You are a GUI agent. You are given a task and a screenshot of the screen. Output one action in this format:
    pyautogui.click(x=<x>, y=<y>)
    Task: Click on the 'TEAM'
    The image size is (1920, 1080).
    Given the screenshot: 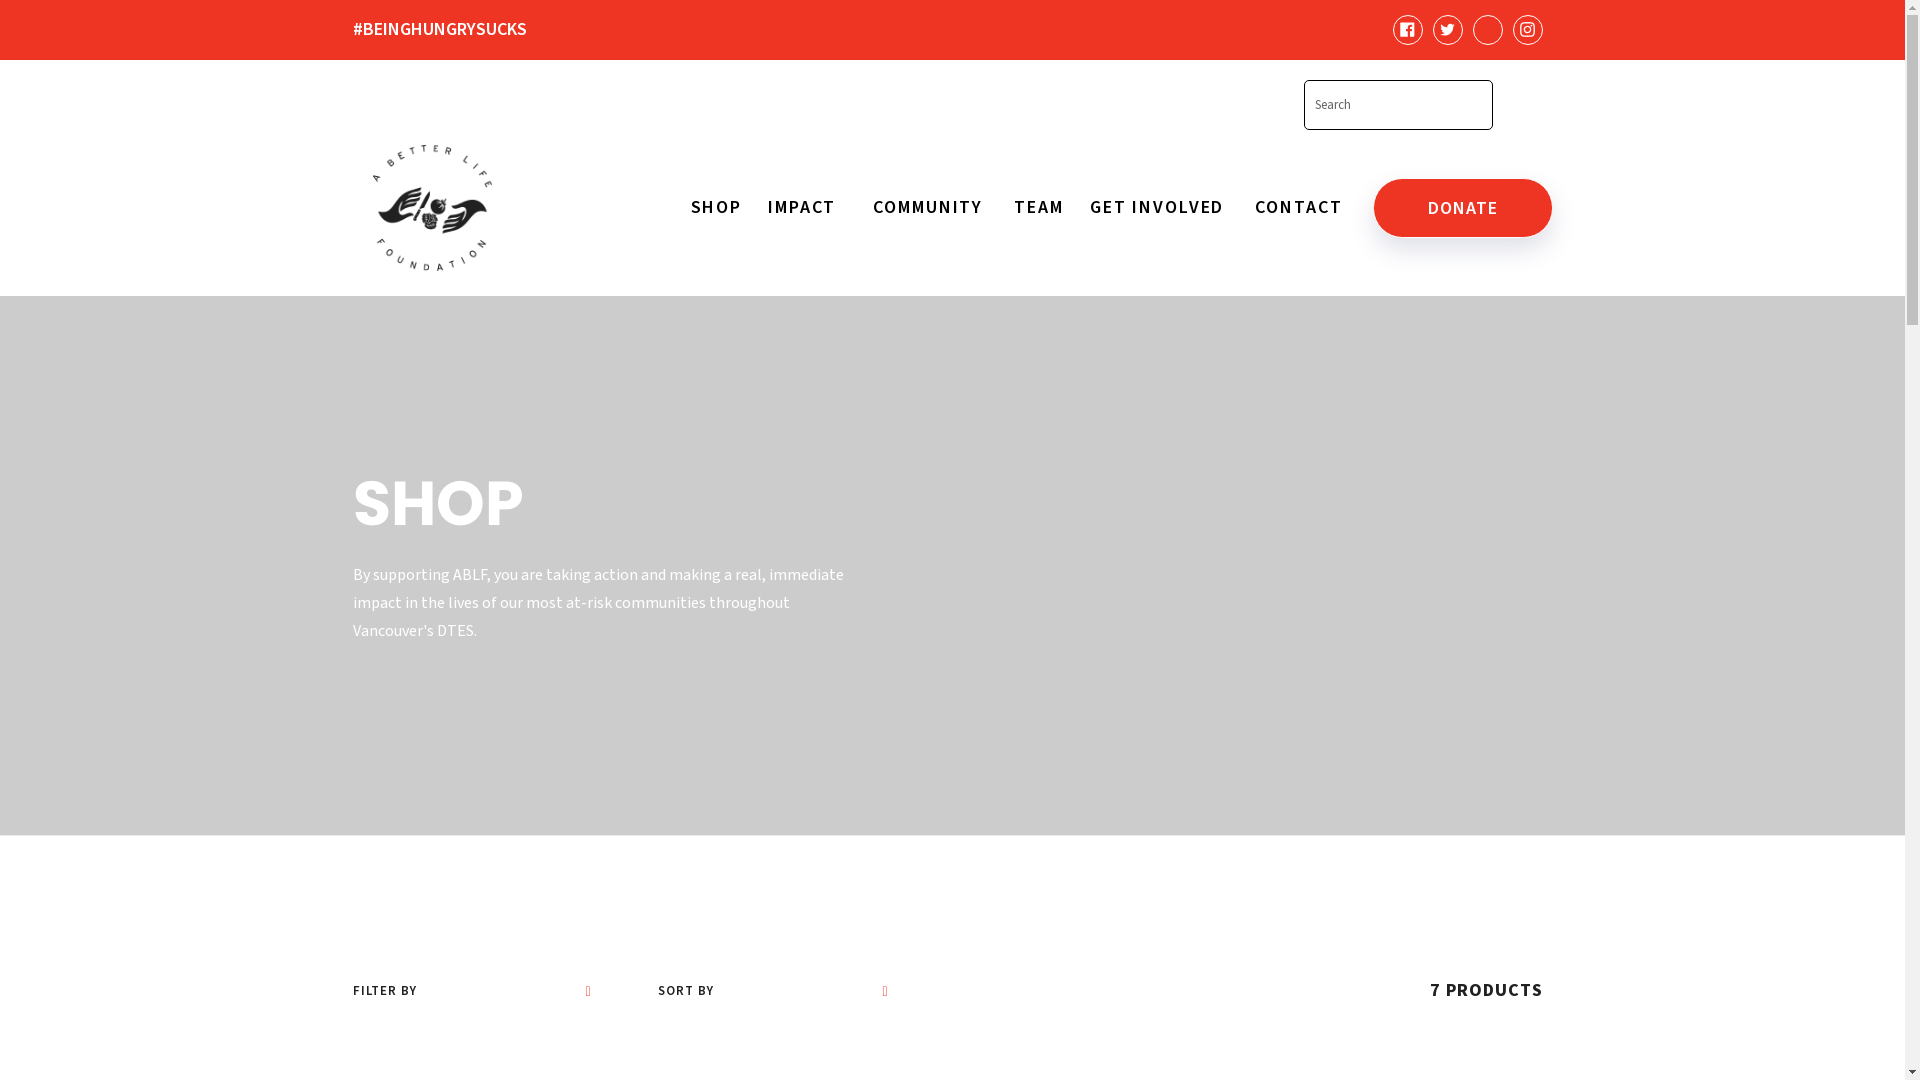 What is the action you would take?
    pyautogui.click(x=1038, y=208)
    